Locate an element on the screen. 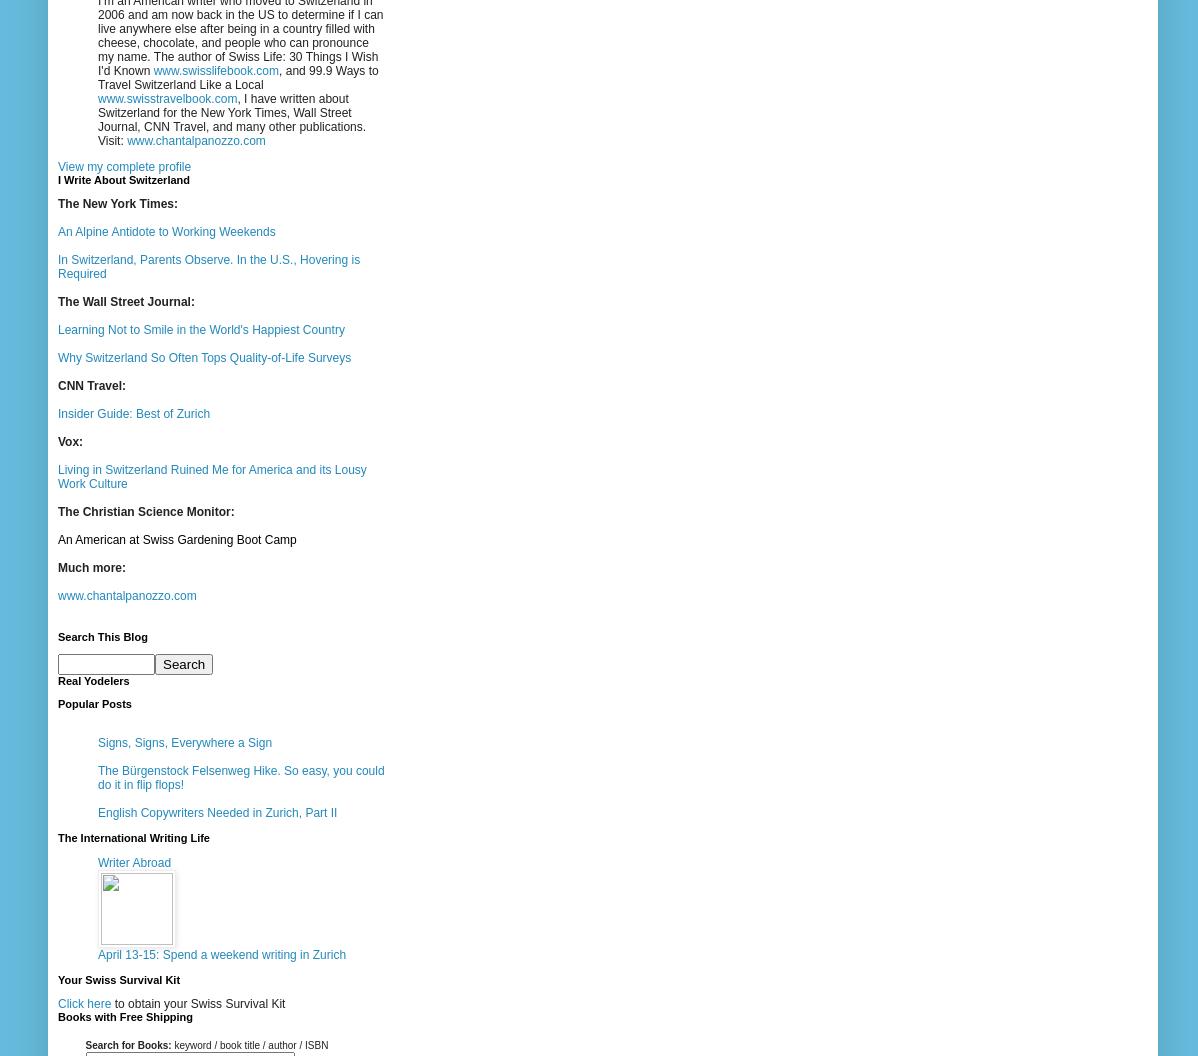  'ore:' is located at coordinates (113, 568).